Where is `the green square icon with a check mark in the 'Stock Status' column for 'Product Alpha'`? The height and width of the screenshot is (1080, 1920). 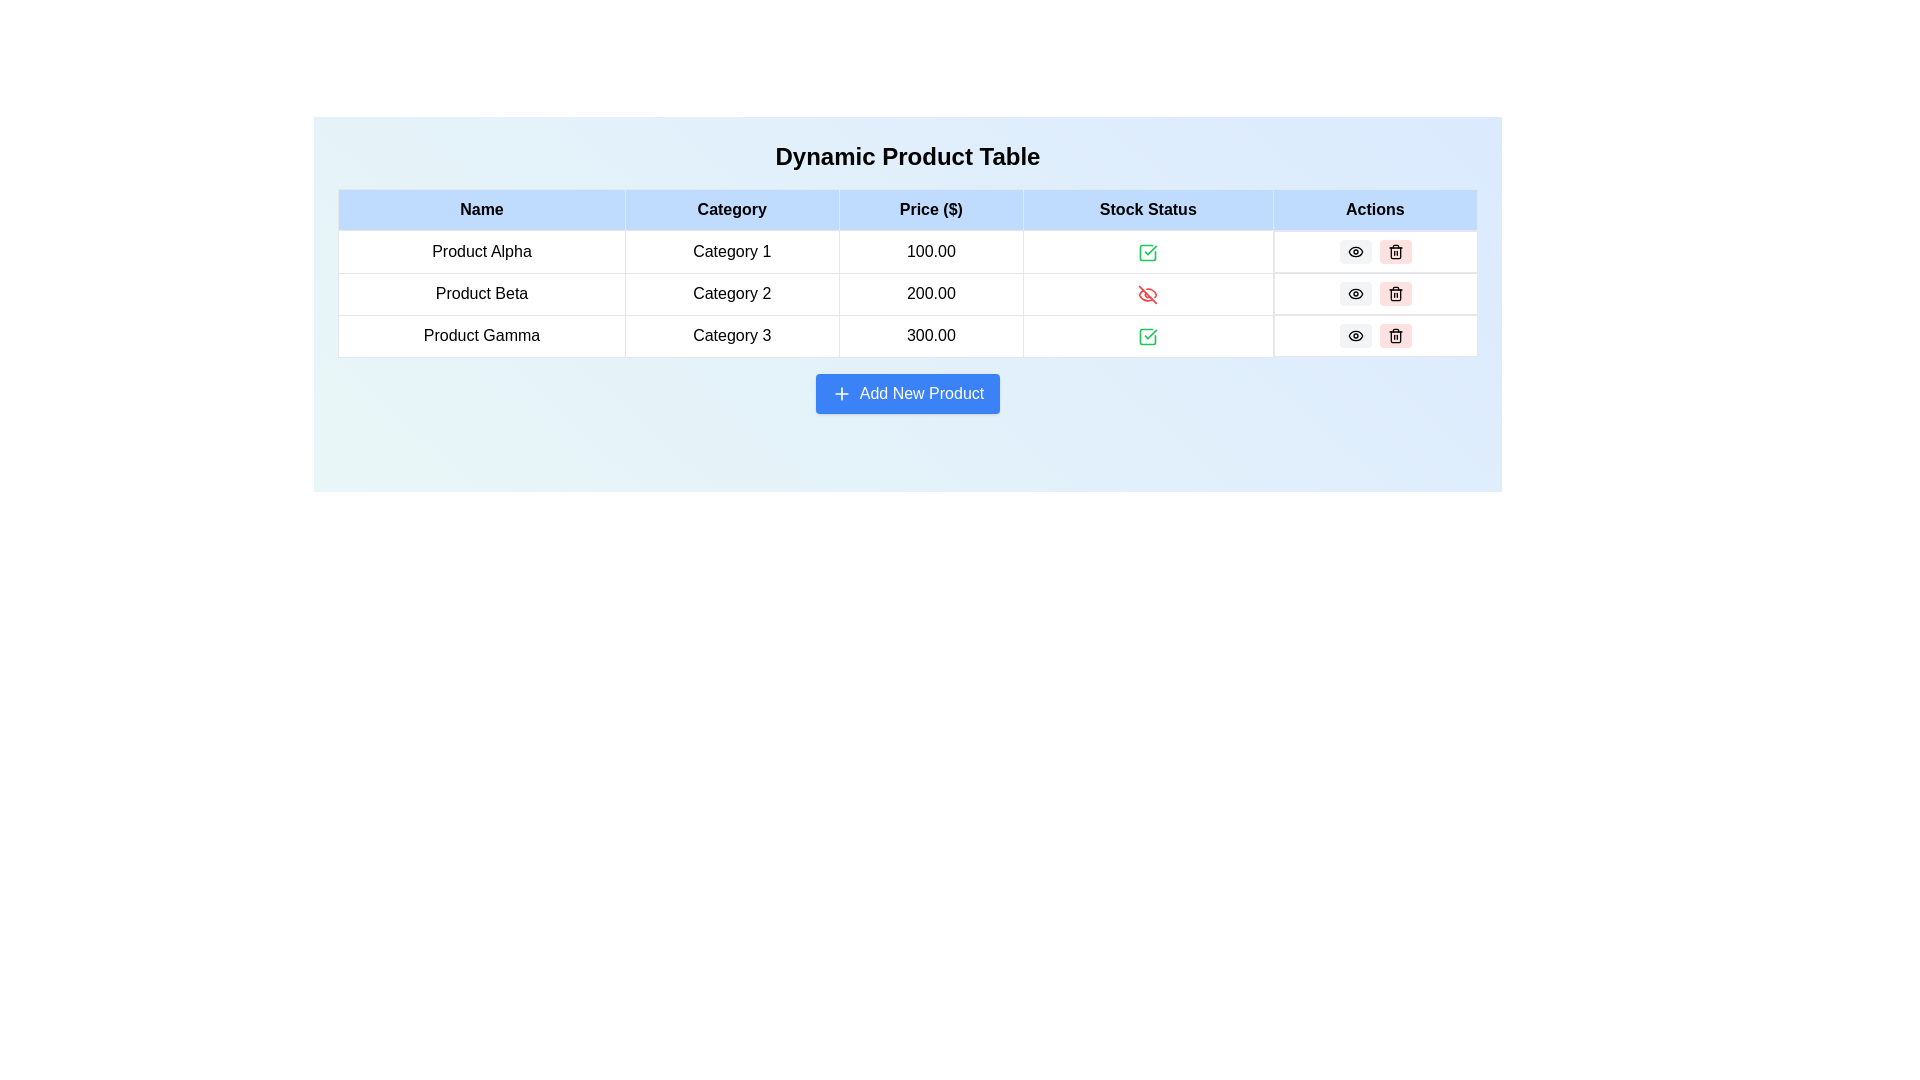 the green square icon with a check mark in the 'Stock Status' column for 'Product Alpha' is located at coordinates (1148, 250).